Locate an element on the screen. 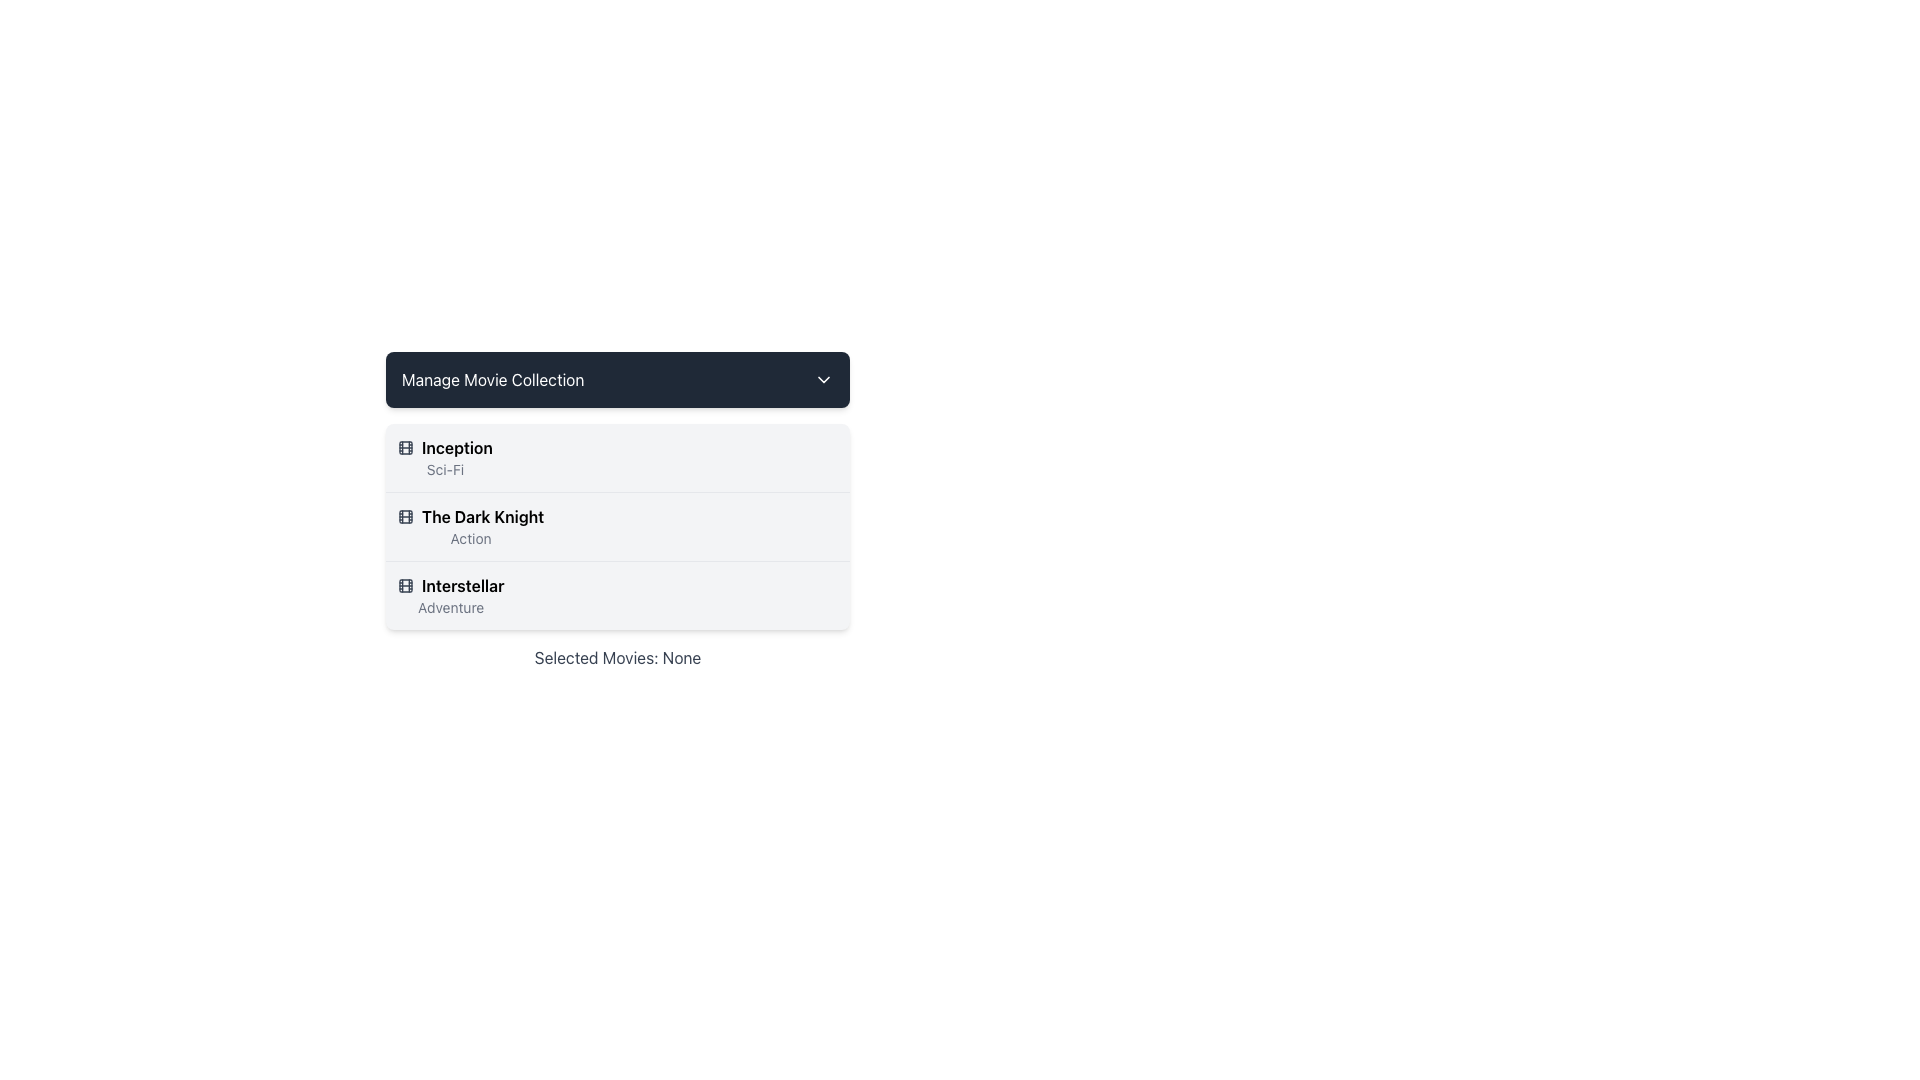  to select the movie entry 'Inception' with the subtext 'Sci-Fi' in the first row of the movie list below 'Manage Movie Collection' is located at coordinates (444, 458).